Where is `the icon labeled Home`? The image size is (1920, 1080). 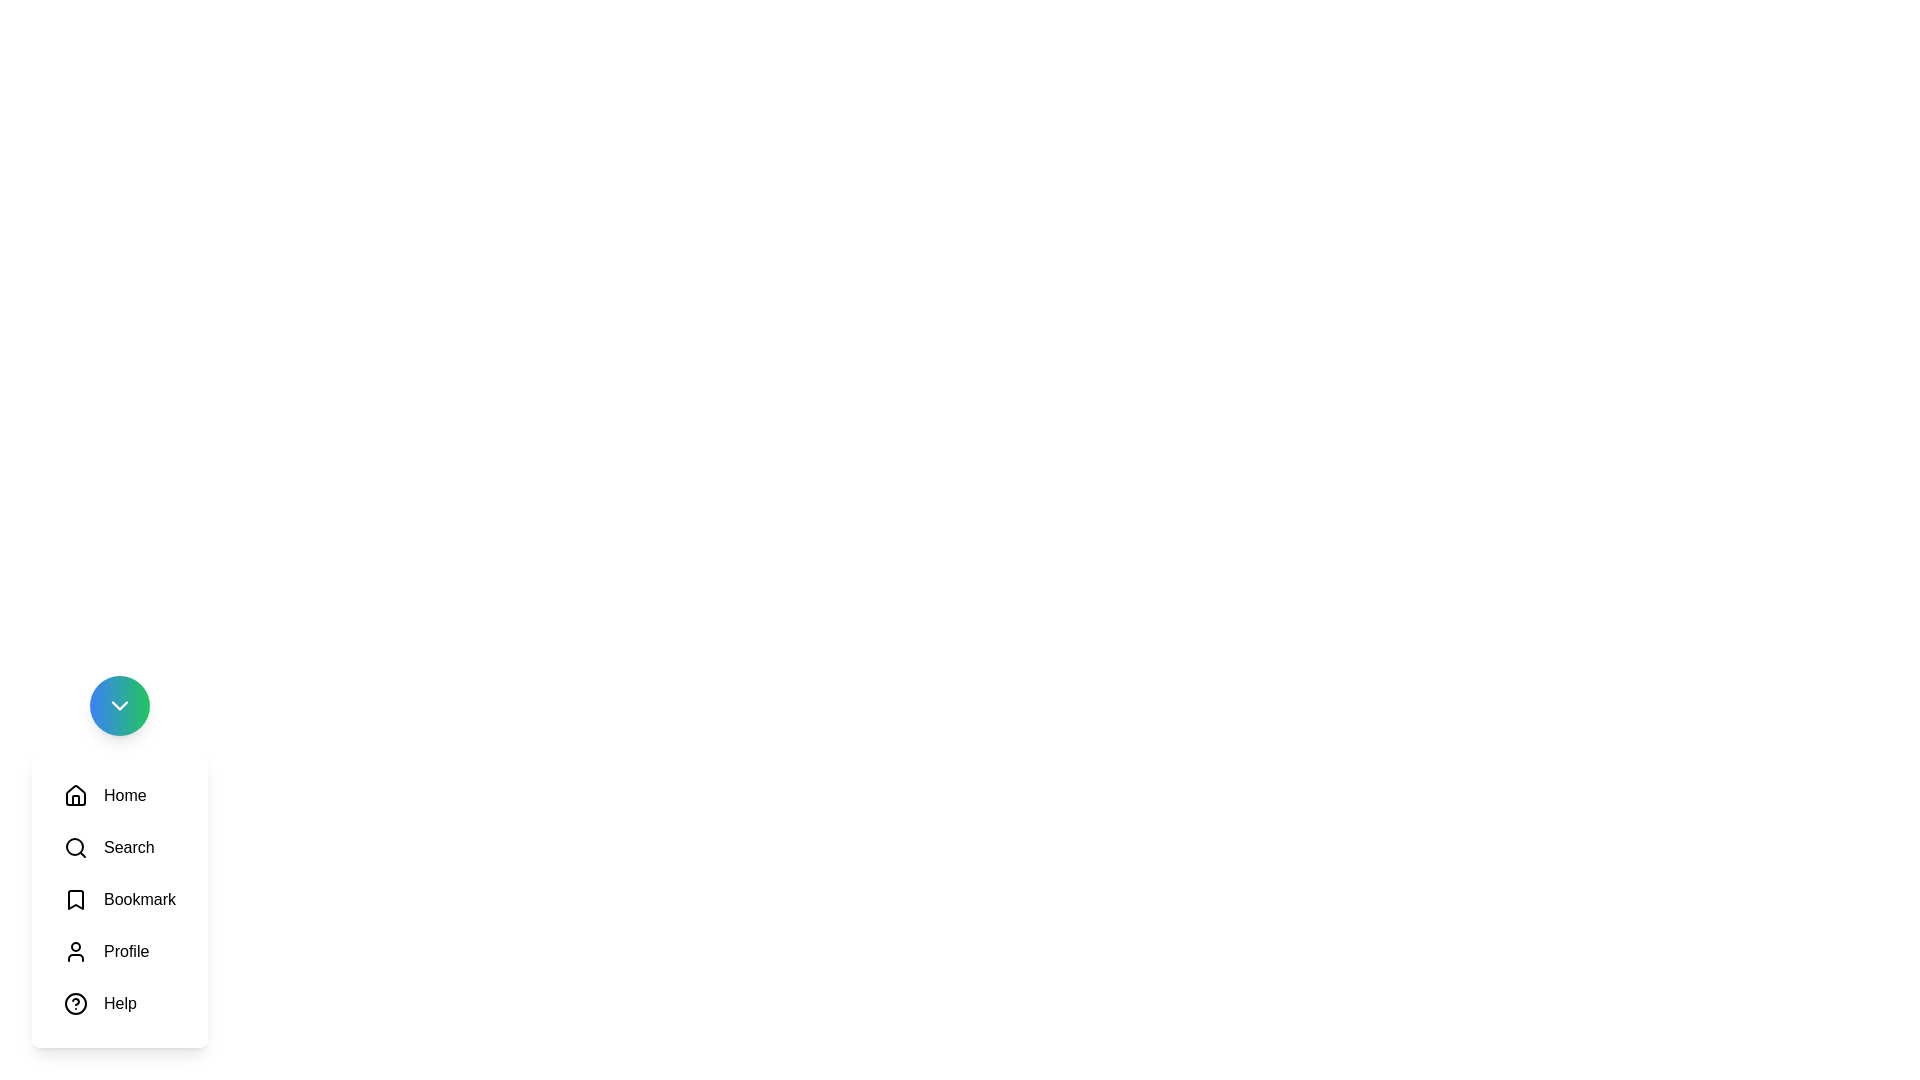
the icon labeled Home is located at coordinates (104, 794).